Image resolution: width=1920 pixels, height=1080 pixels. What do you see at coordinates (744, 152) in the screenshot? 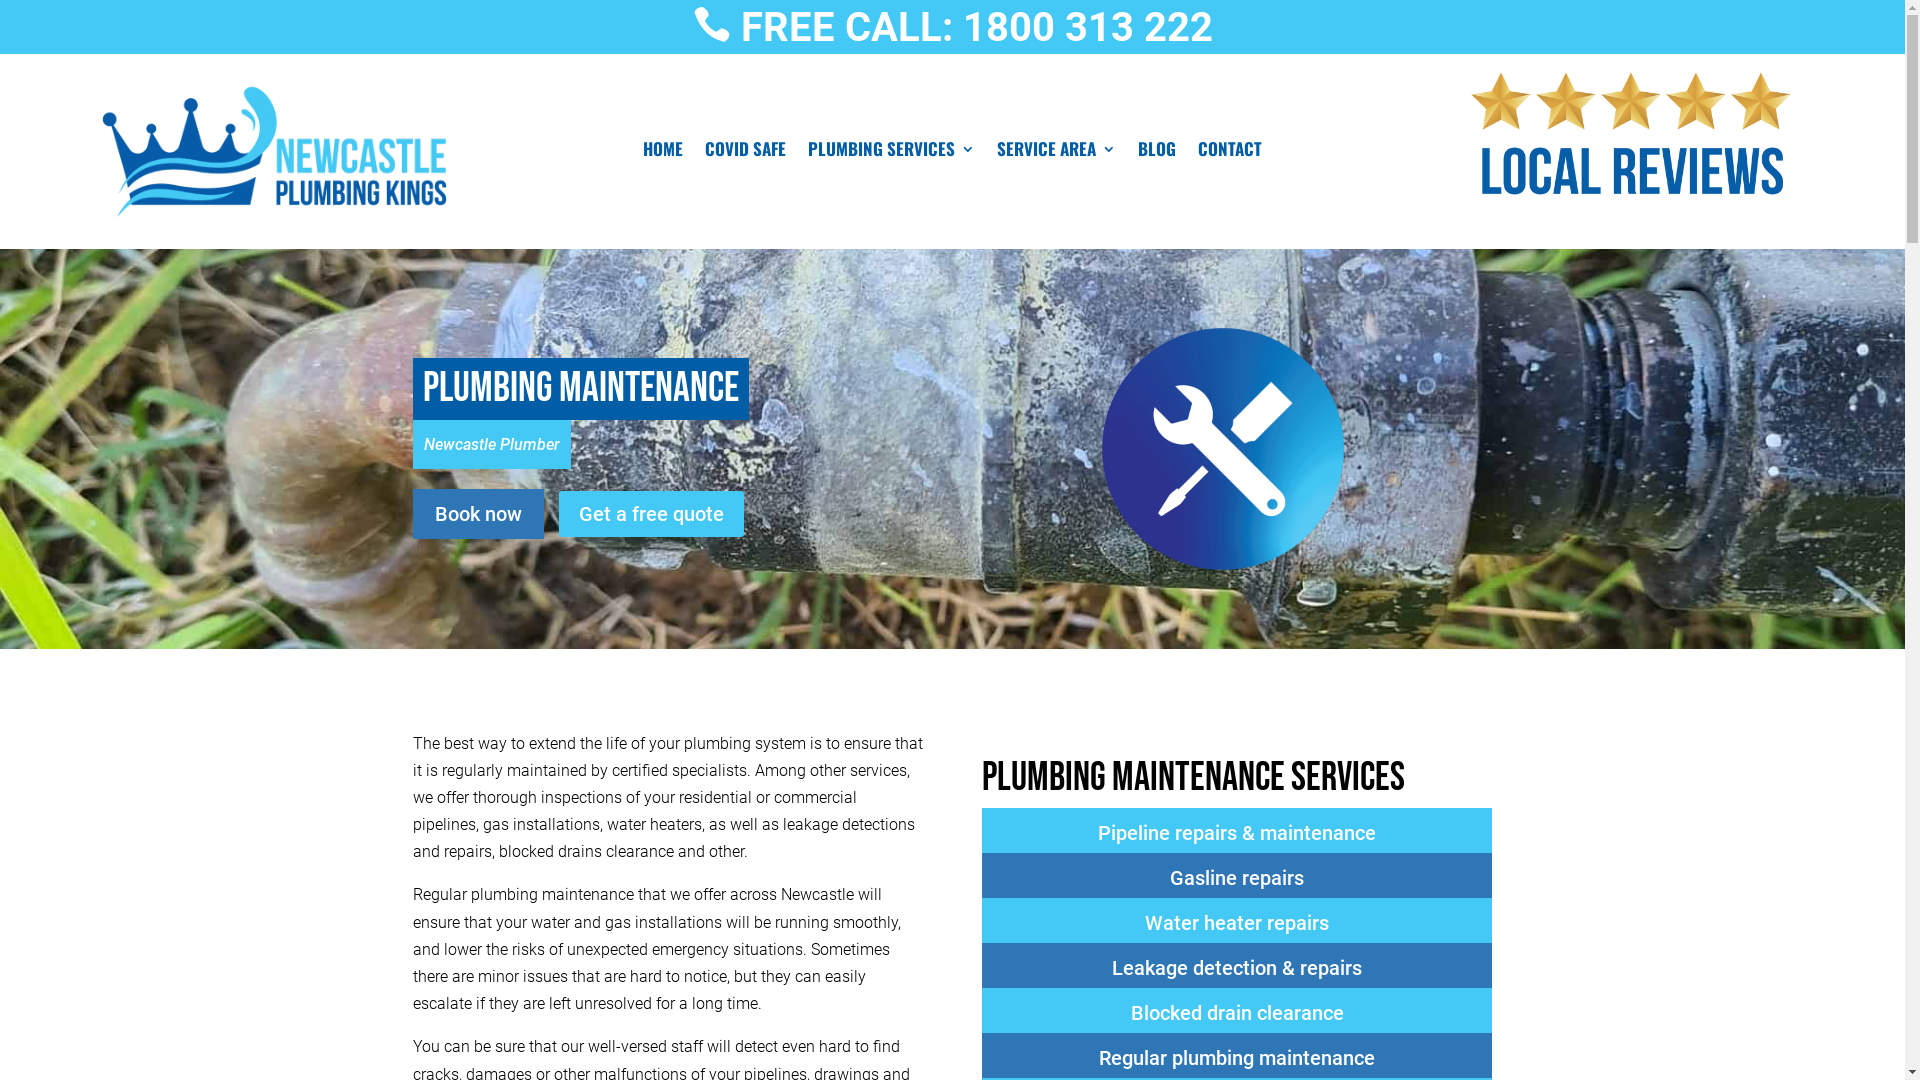
I see `'COVID SAFE'` at bounding box center [744, 152].